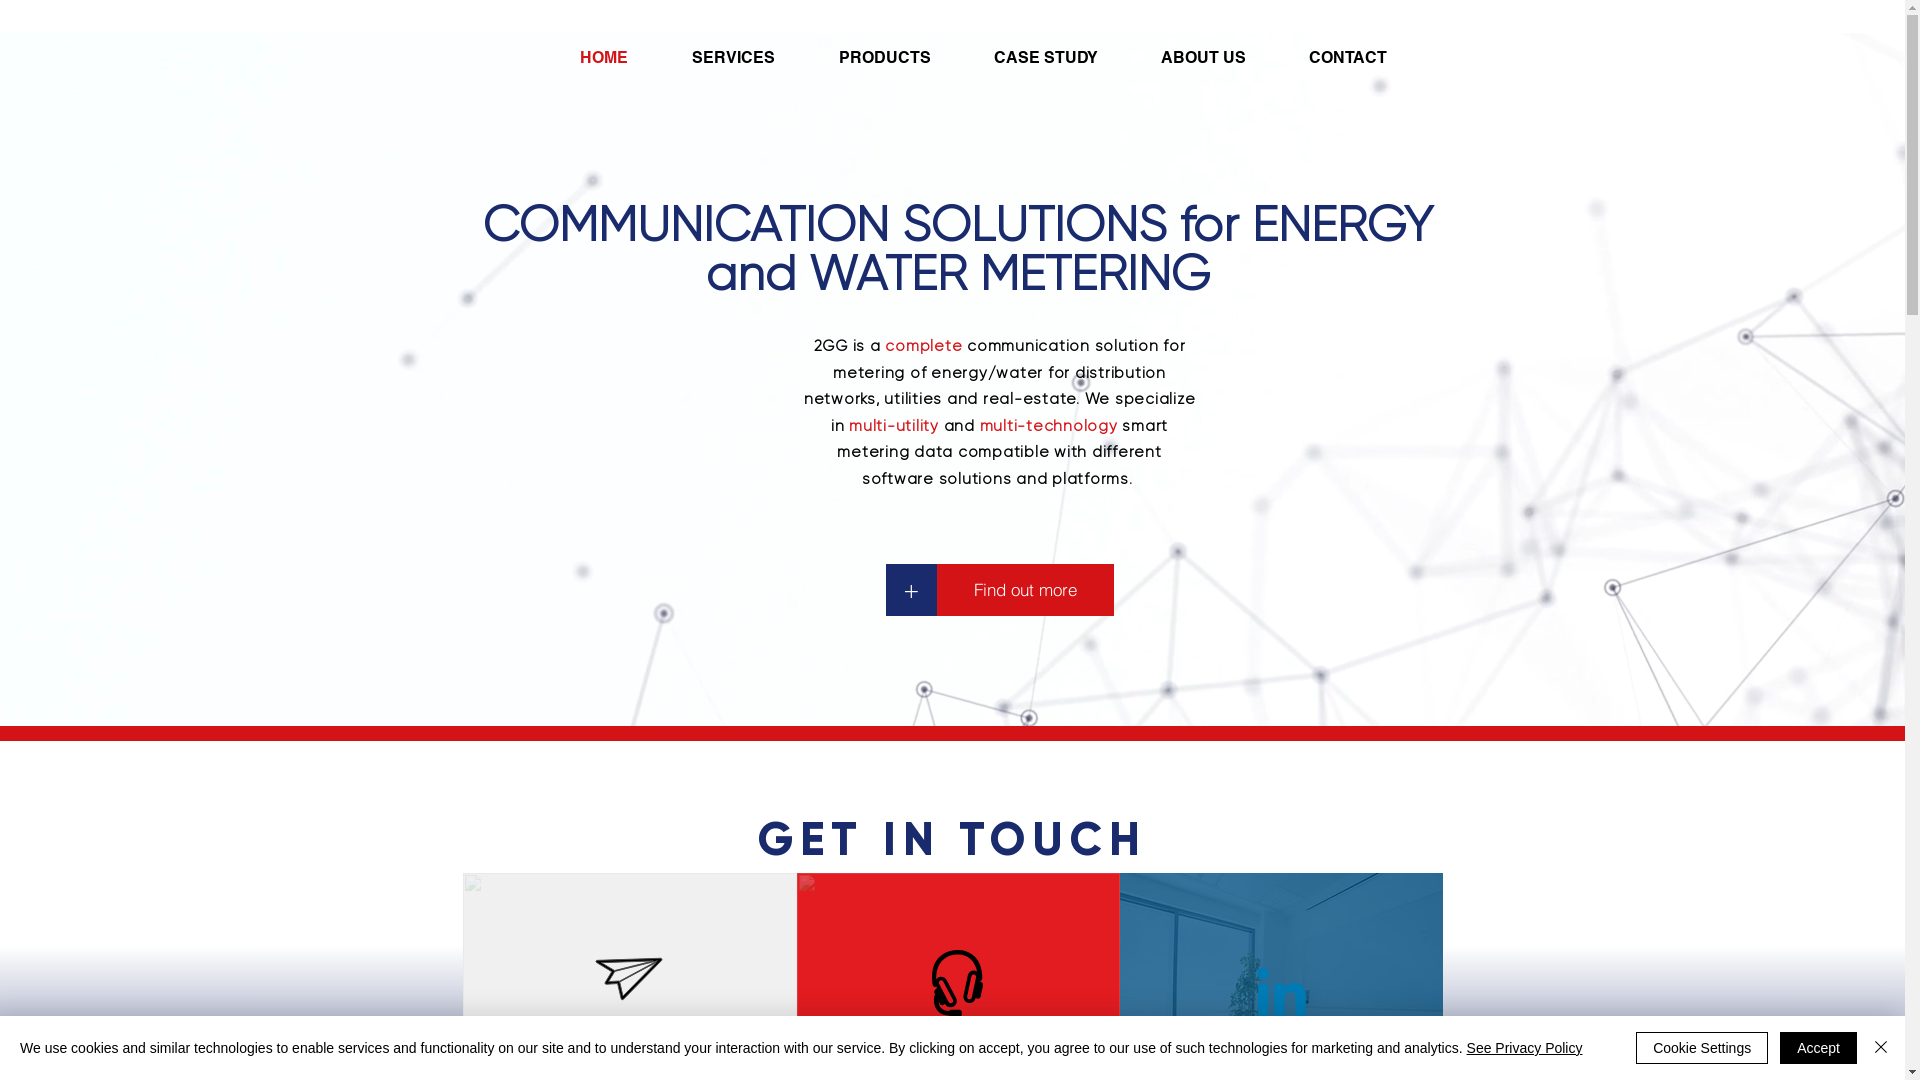 This screenshot has width=1920, height=1080. What do you see at coordinates (1146, 56) in the screenshot?
I see `'ABOUT US'` at bounding box center [1146, 56].